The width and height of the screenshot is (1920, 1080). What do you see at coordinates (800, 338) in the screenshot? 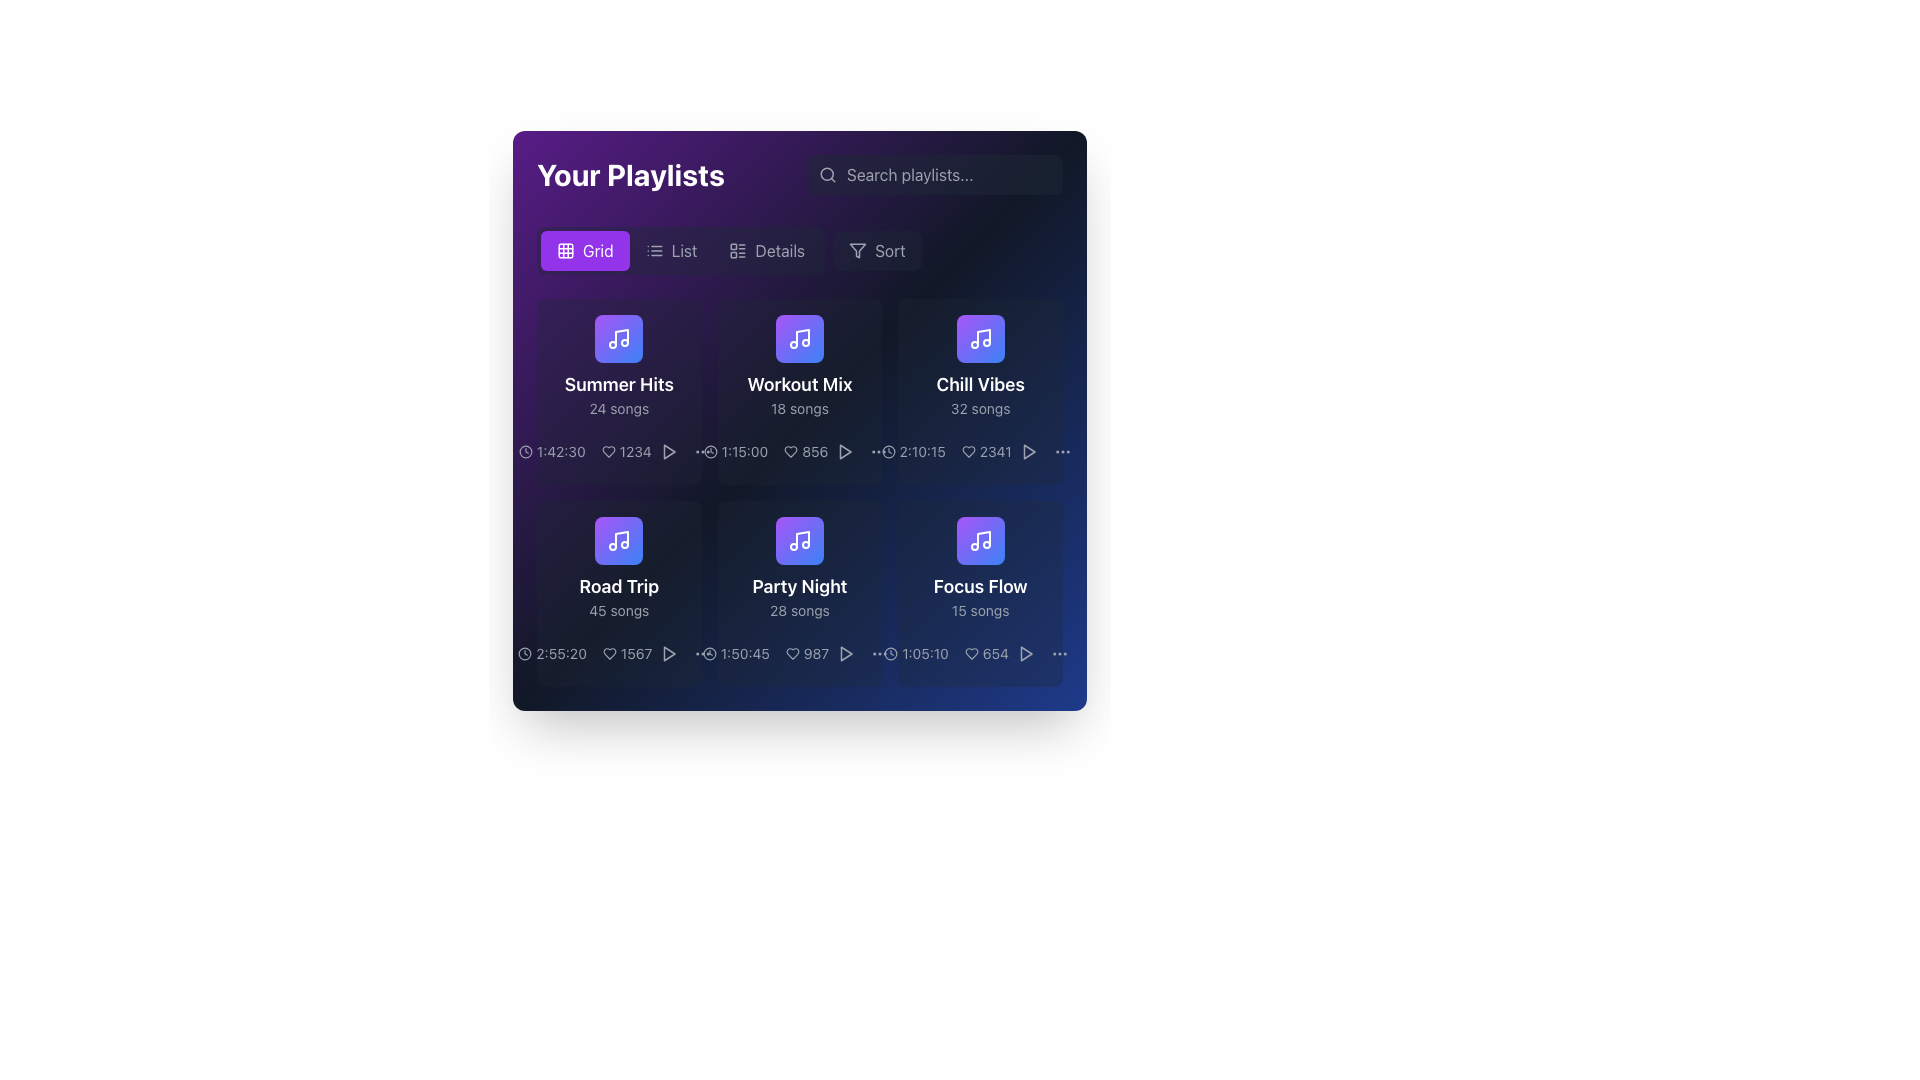
I see `the rounded square icon with a gradient background and white music note, located in the second item of the top row under the 'Workout Mix' playlist` at bounding box center [800, 338].